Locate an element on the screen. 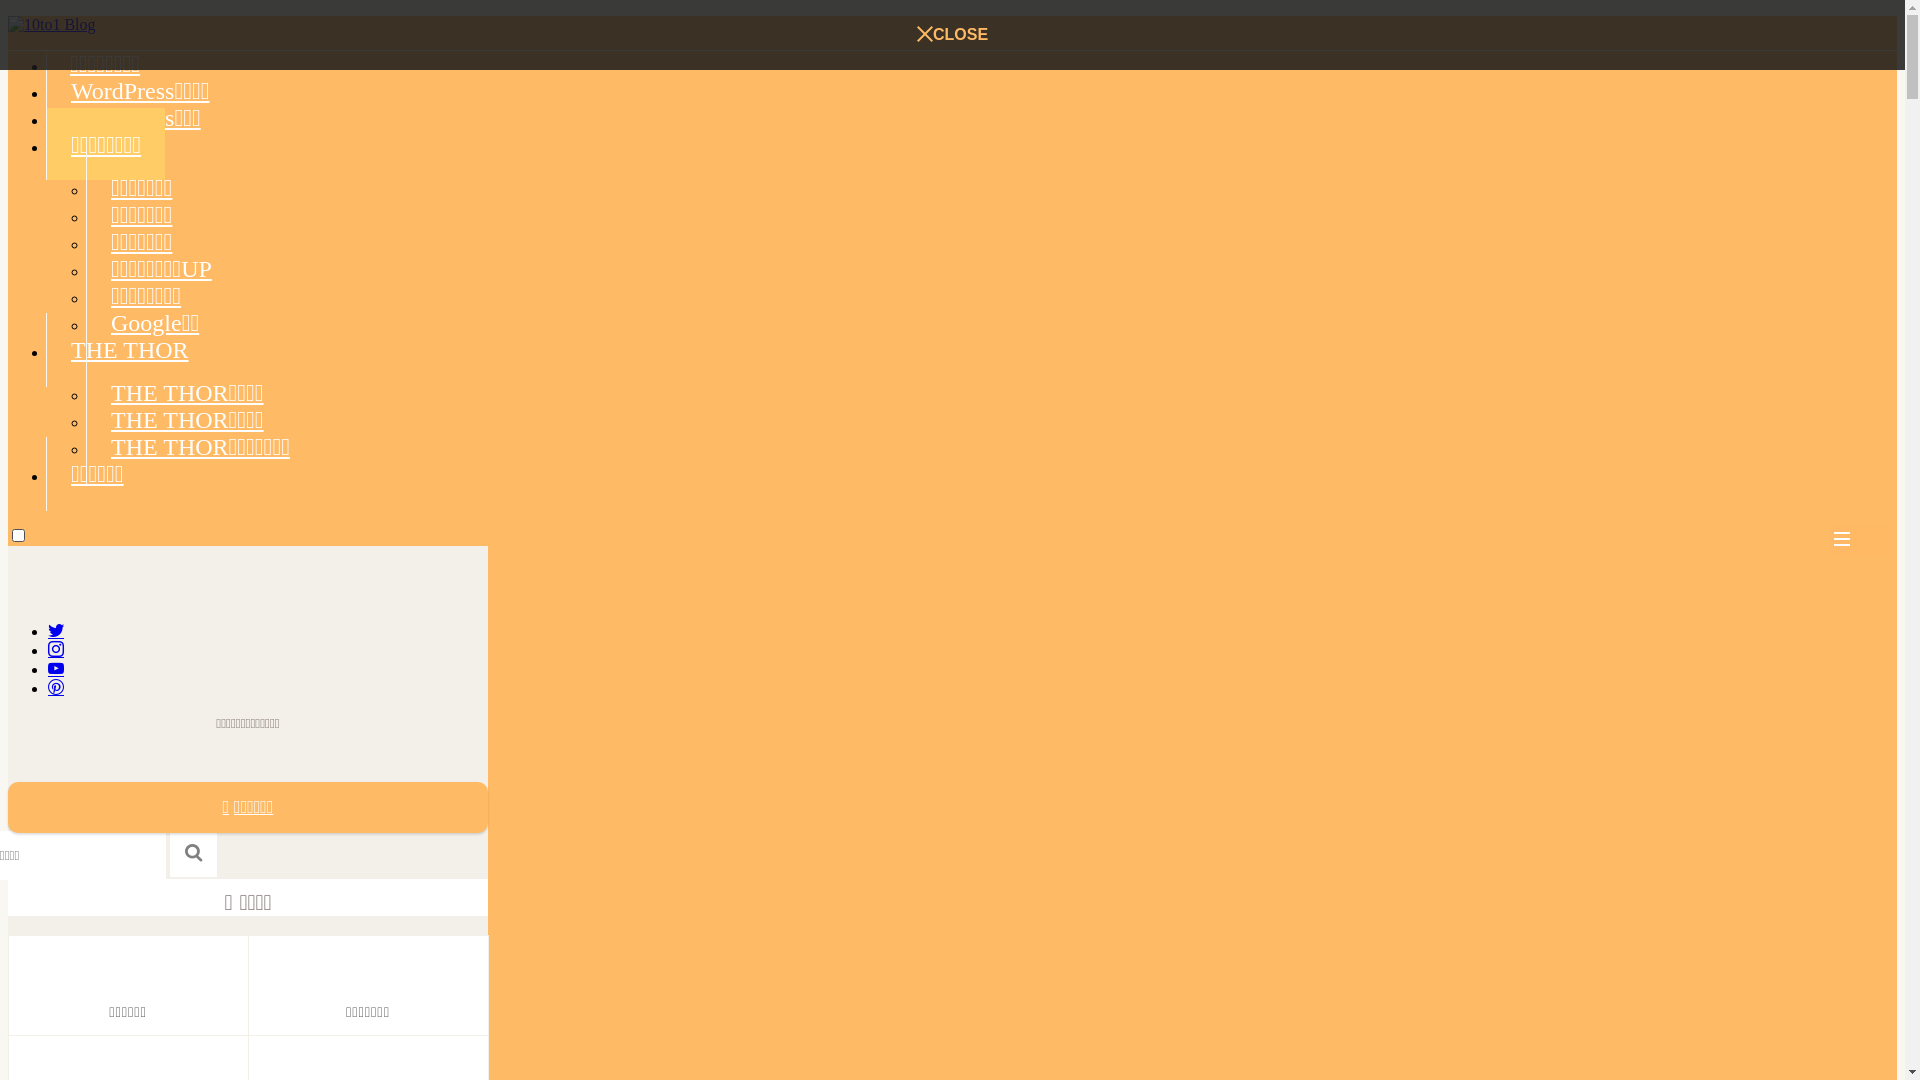  'THE THOR' is located at coordinates (46, 349).